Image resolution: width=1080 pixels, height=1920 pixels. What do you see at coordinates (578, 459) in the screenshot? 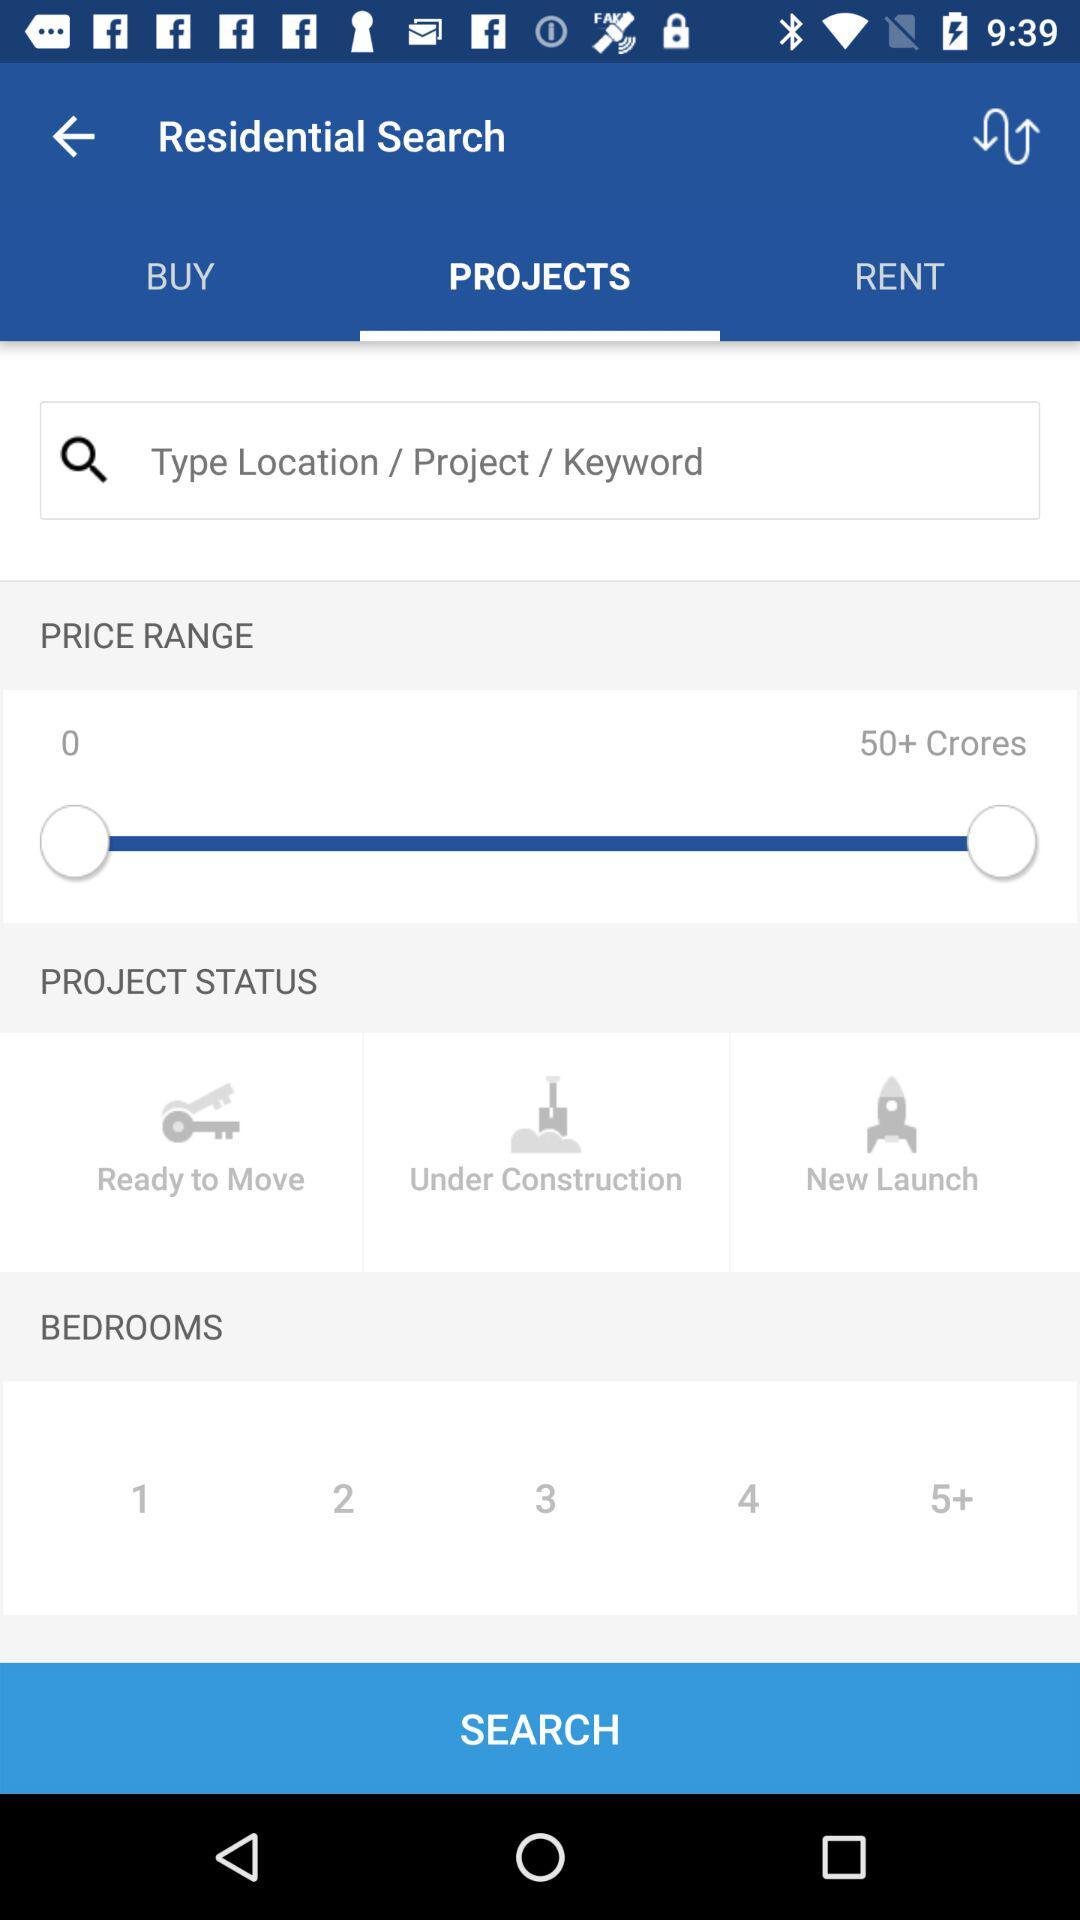
I see `type property location project or keyword` at bounding box center [578, 459].